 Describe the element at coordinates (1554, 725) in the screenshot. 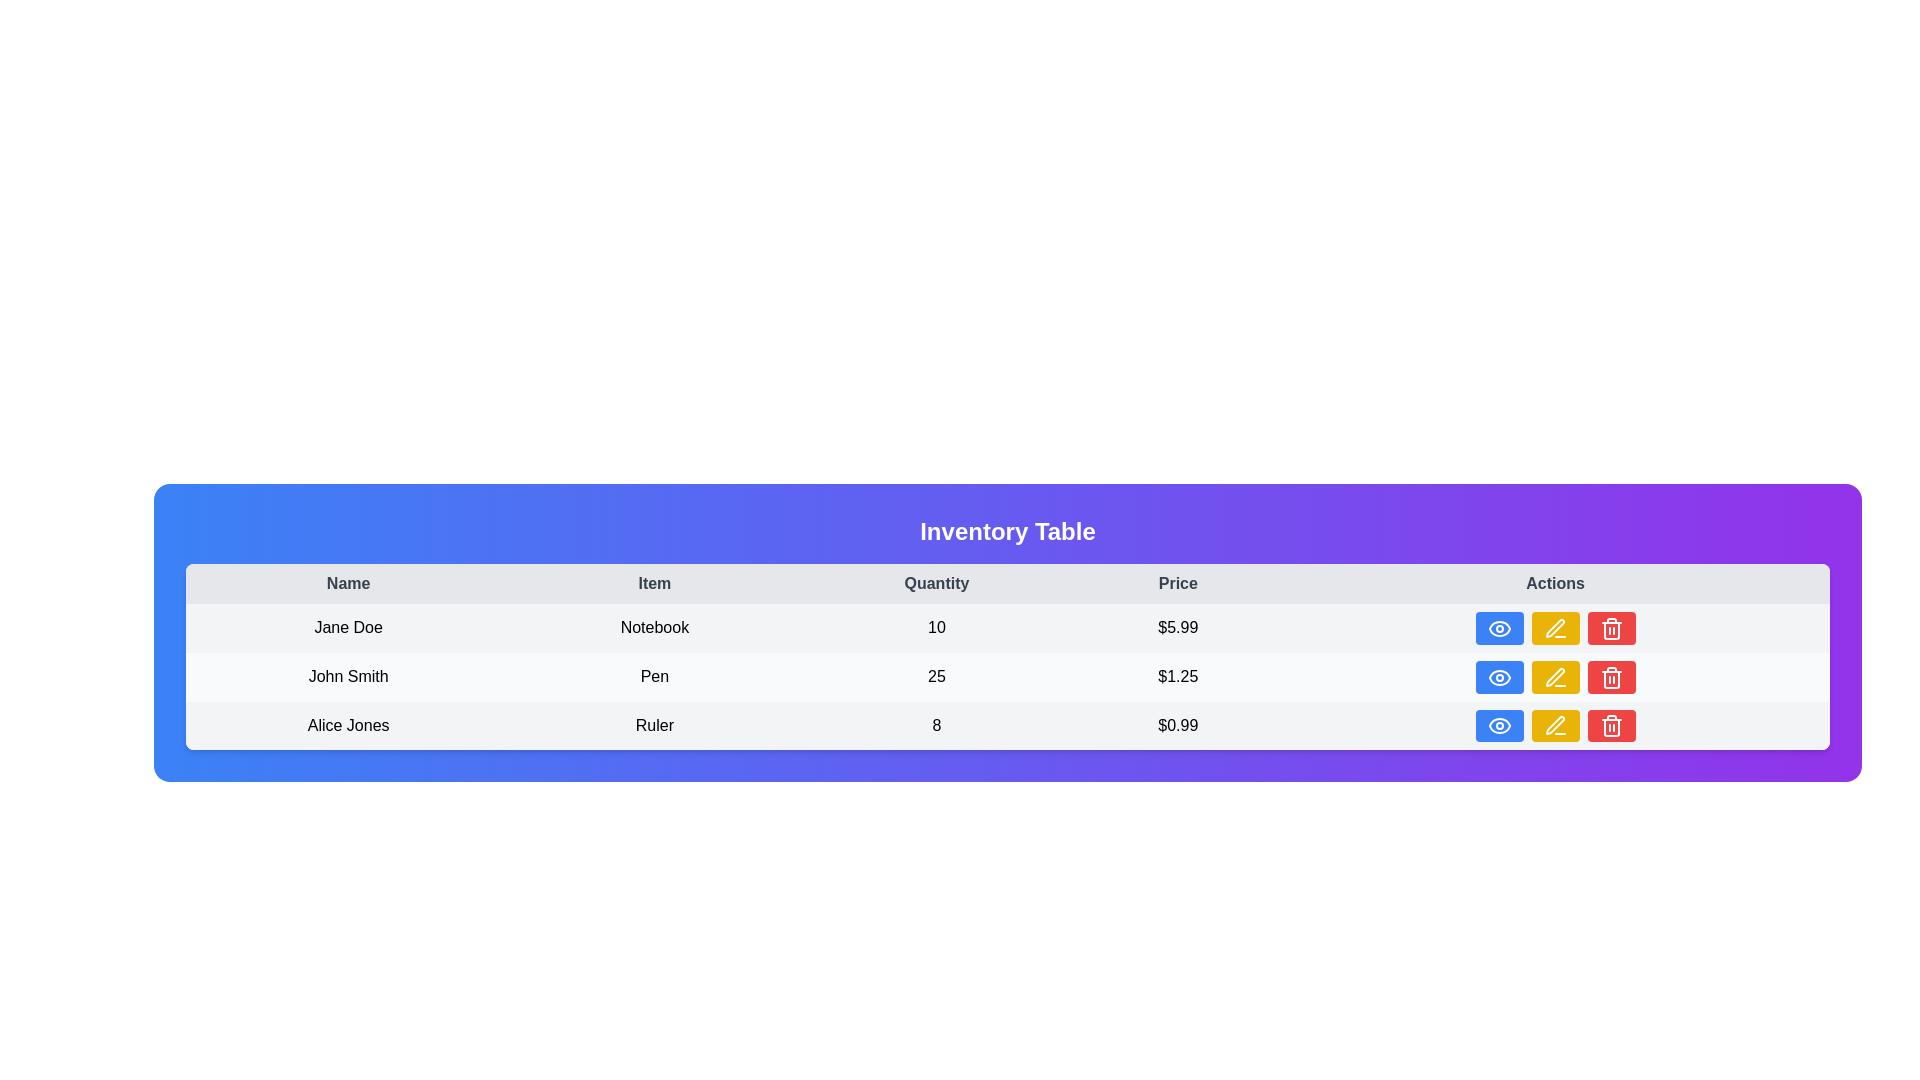

I see `the interactive buttons in the 'Actions' column of the last row of the 'Inventory Table' for the item 'Ruler' owned by 'Alice Jones'` at that location.